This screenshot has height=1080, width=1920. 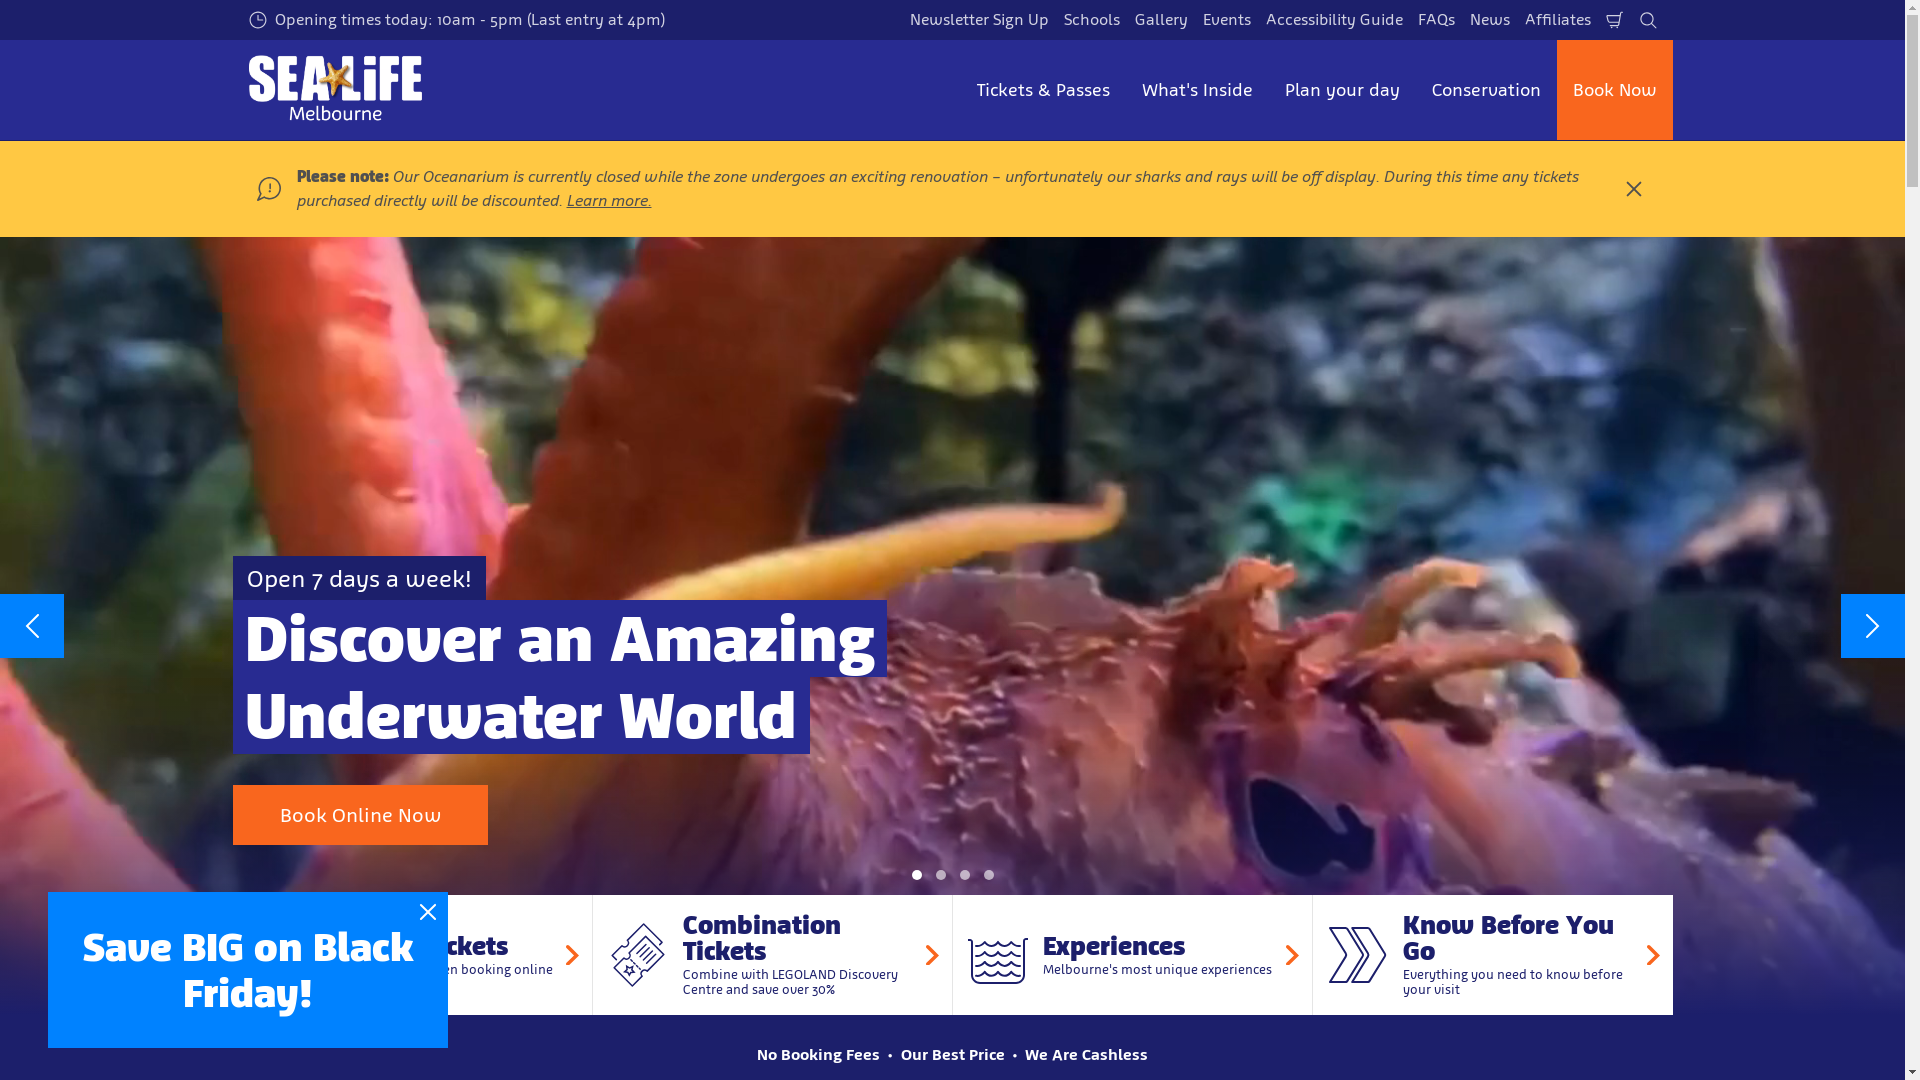 What do you see at coordinates (1633, 19) in the screenshot?
I see `'Search'` at bounding box center [1633, 19].